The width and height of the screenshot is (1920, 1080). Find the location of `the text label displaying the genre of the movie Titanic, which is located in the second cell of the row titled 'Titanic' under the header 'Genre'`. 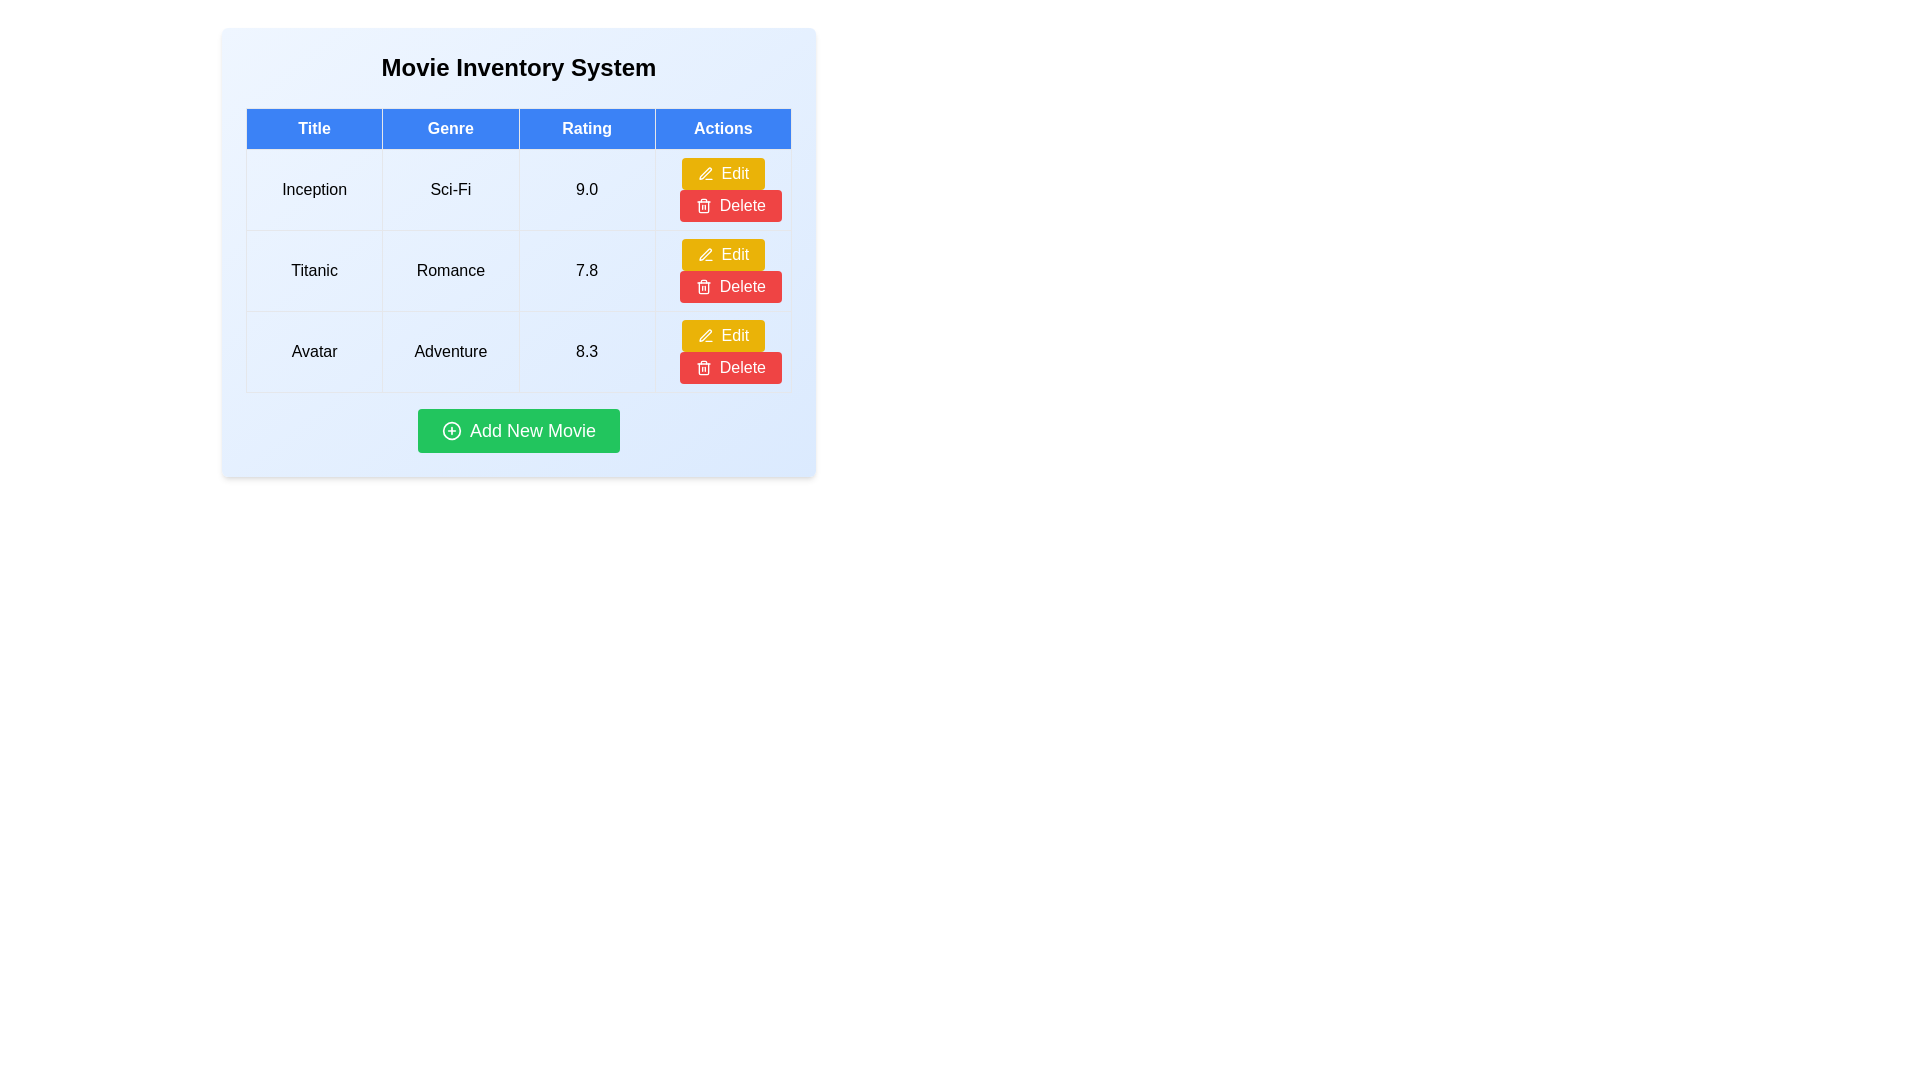

the text label displaying the genre of the movie Titanic, which is located in the second cell of the row titled 'Titanic' under the header 'Genre' is located at coordinates (449, 270).